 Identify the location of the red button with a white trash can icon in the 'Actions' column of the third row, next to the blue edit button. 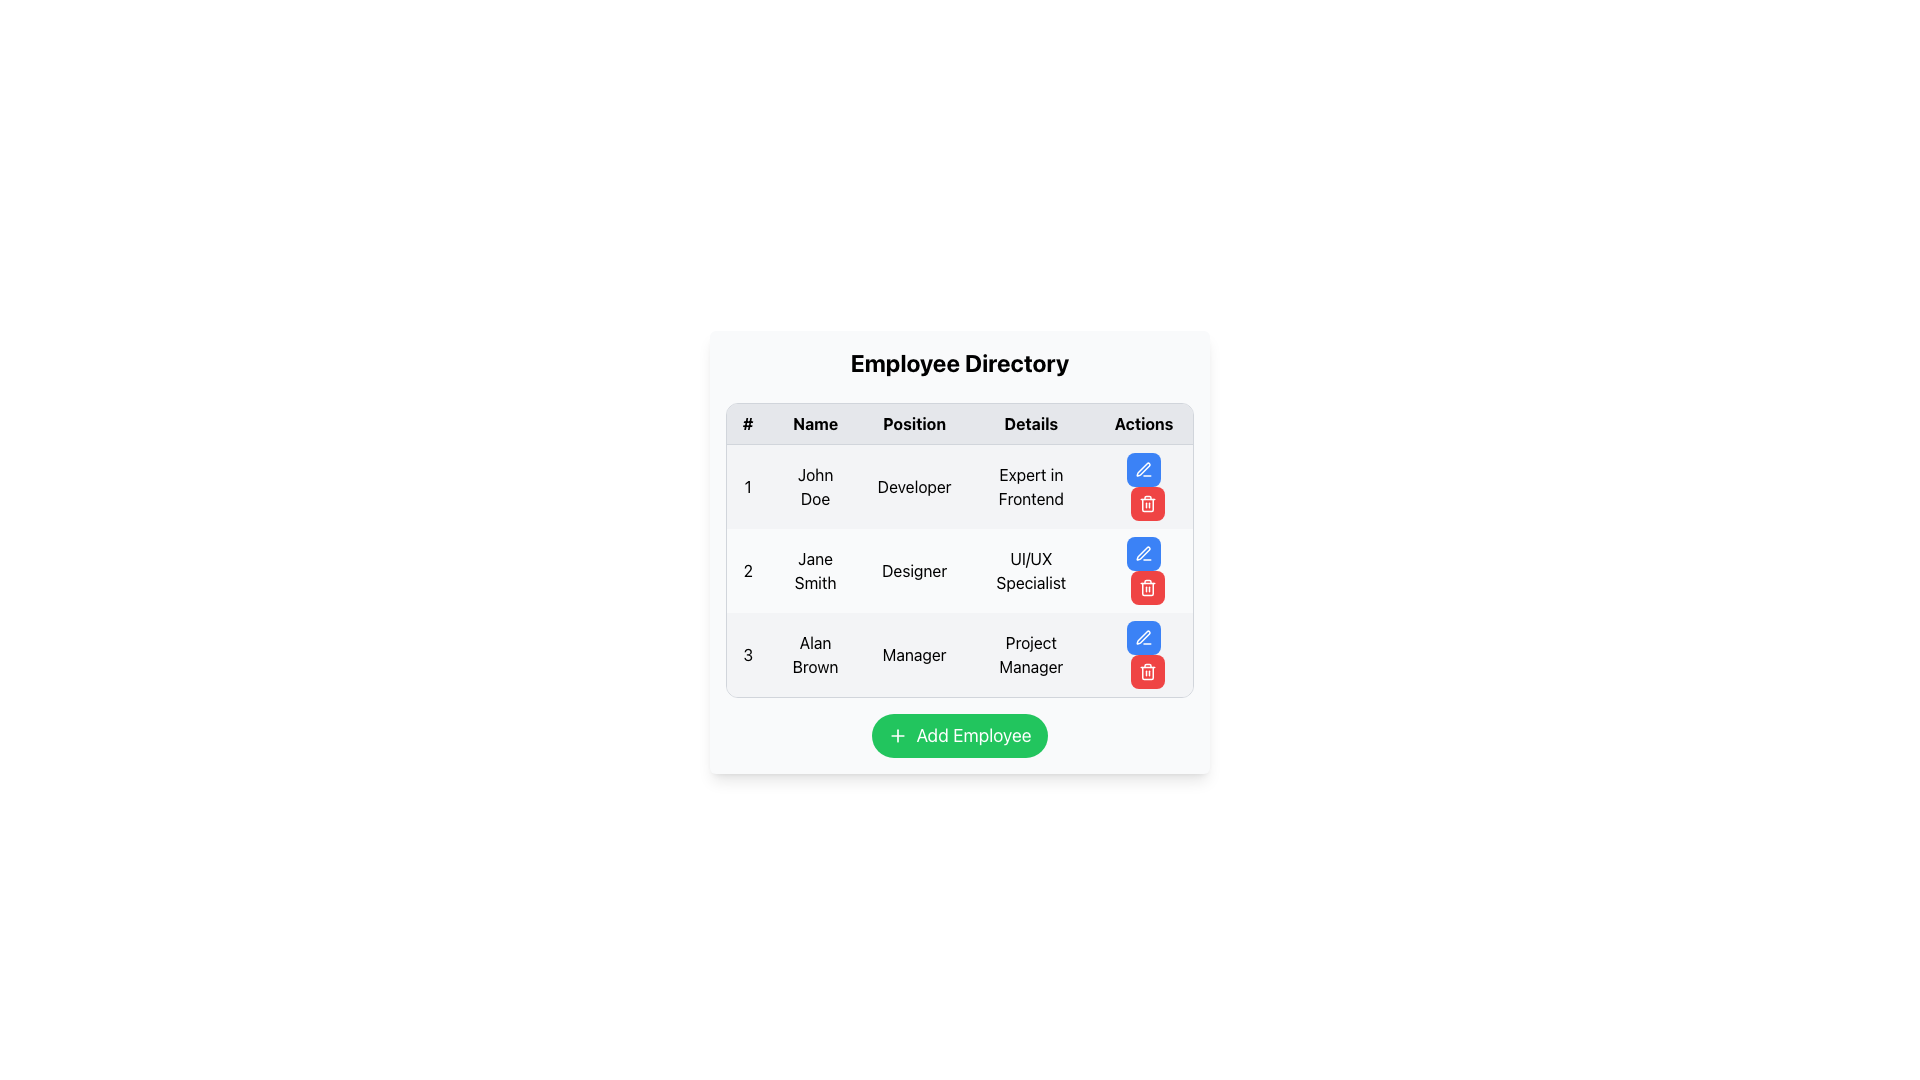
(1148, 503).